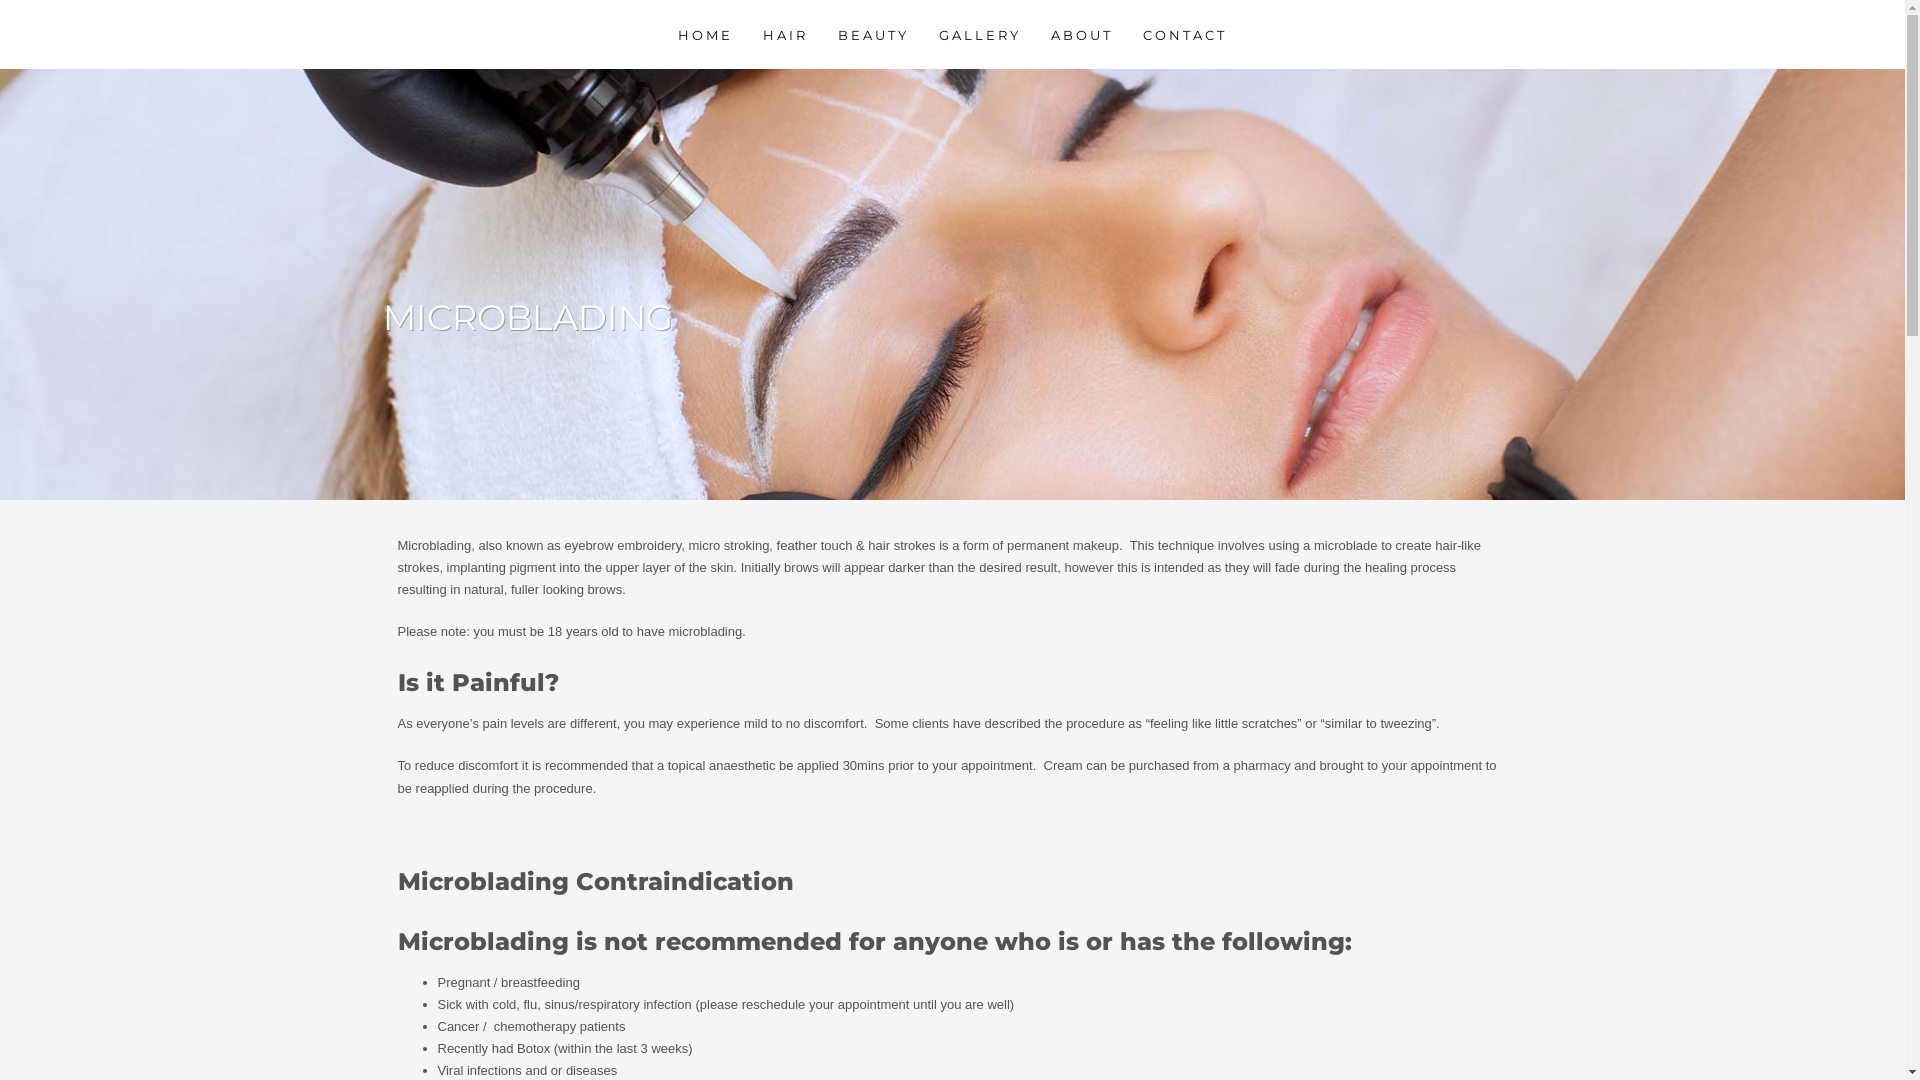  Describe the element at coordinates (666, 34) in the screenshot. I see `'HOME'` at that location.